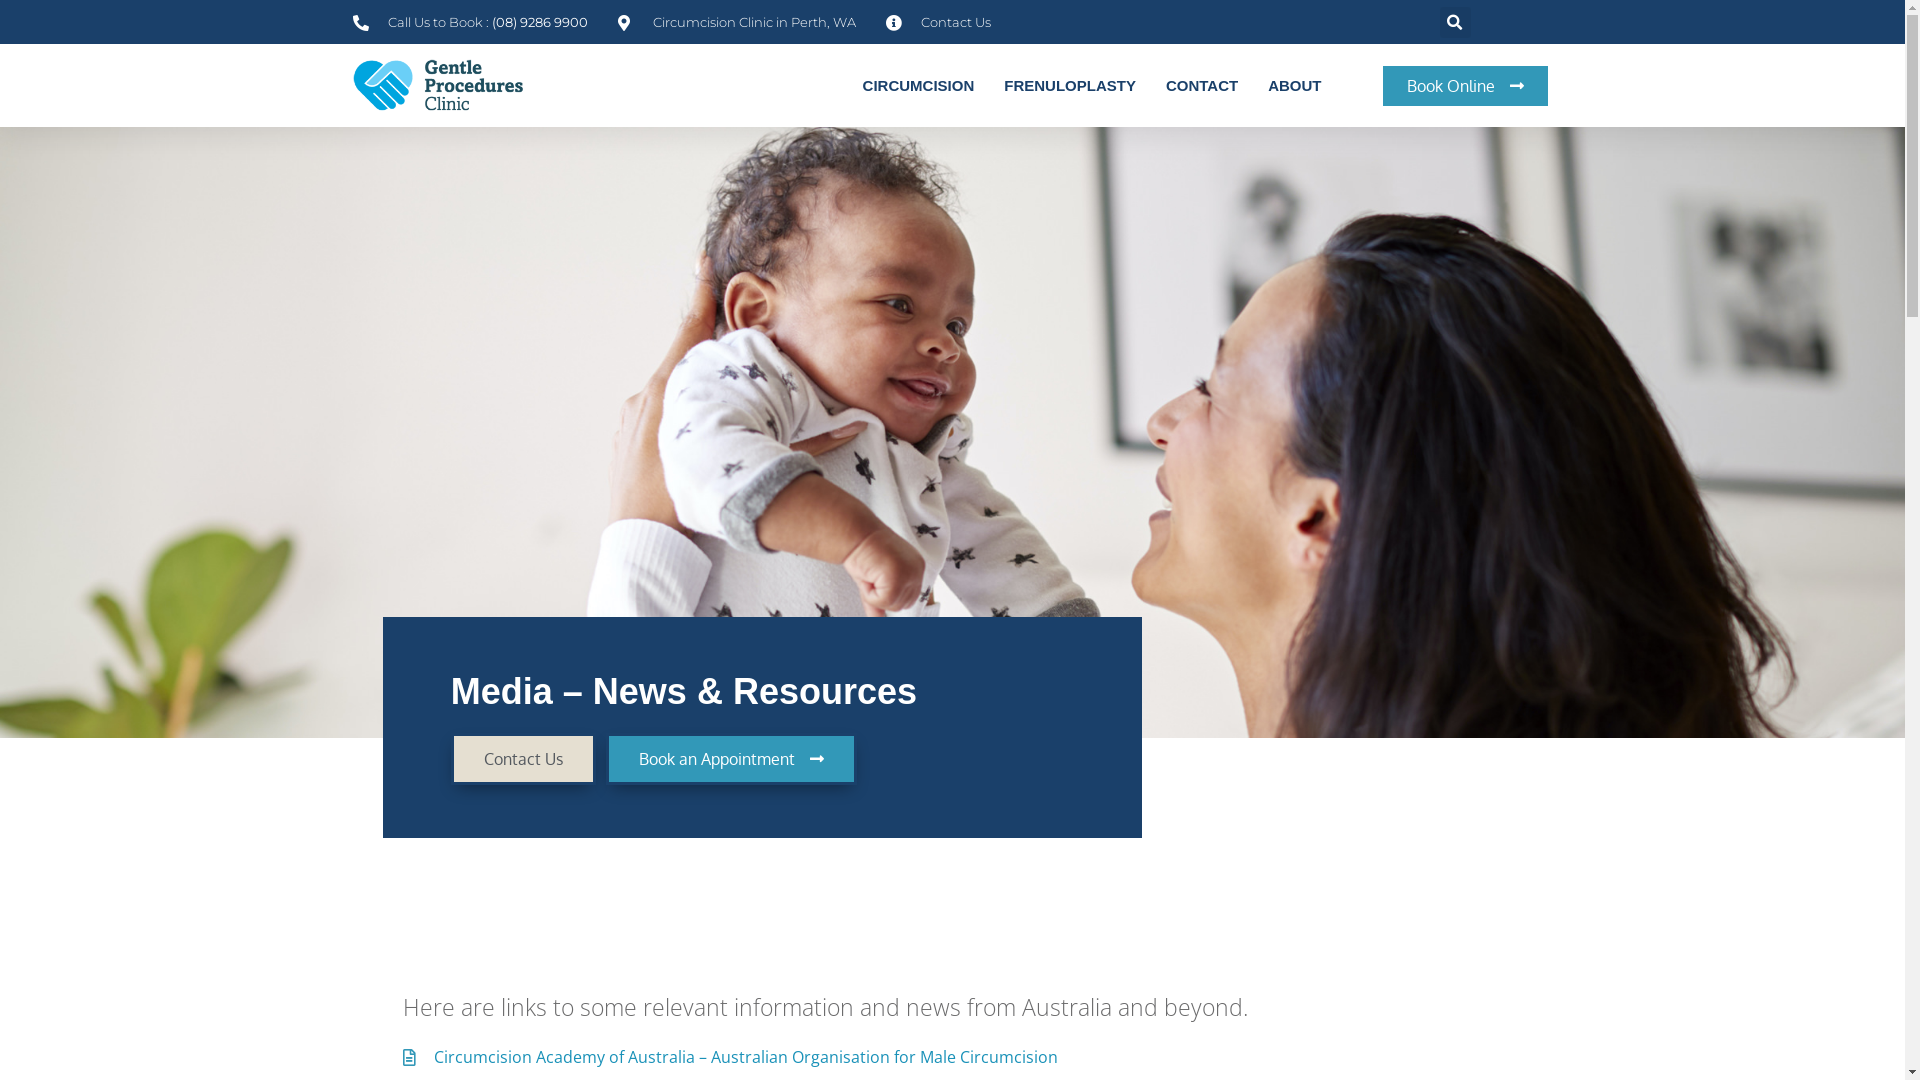  What do you see at coordinates (730, 759) in the screenshot?
I see `'Book an Appointment'` at bounding box center [730, 759].